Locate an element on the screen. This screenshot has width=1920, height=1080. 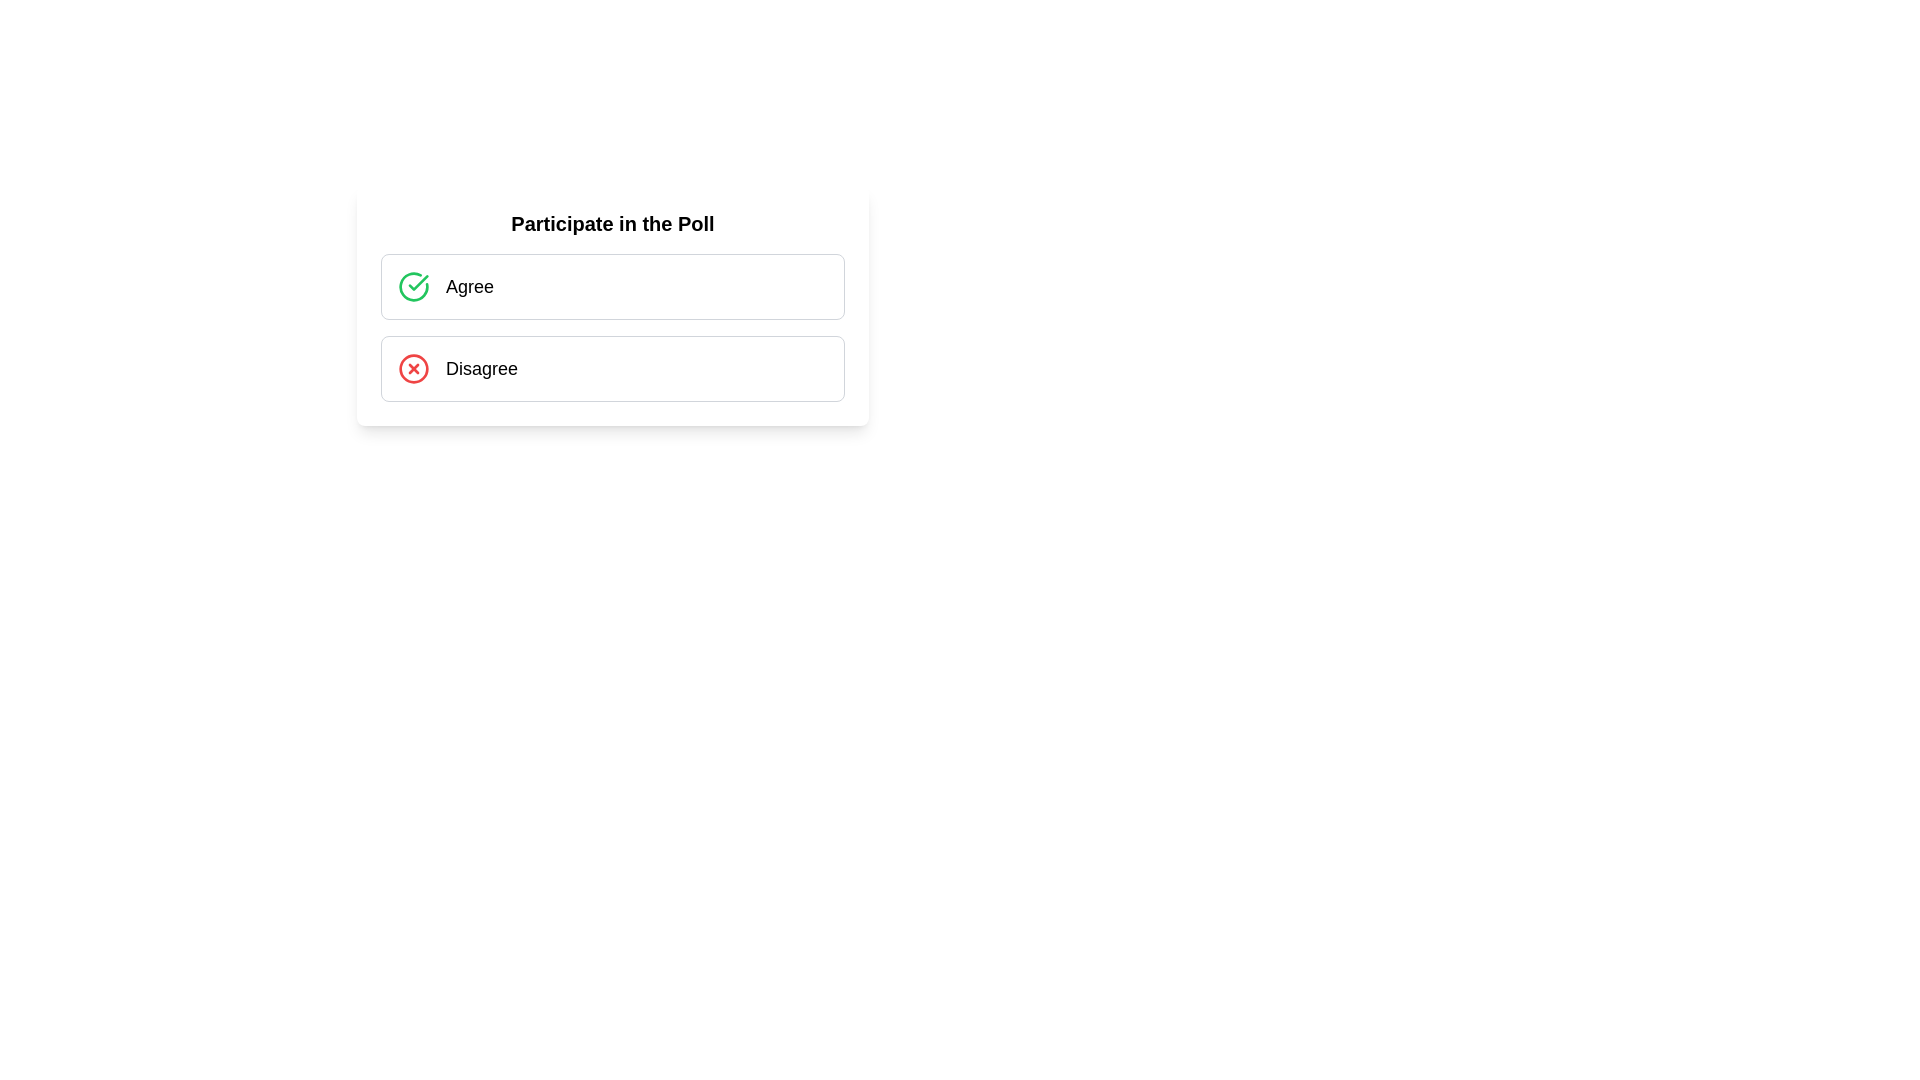
the 'Disagree' text label, which is the second item in a two-option list for a poll or survey, located below the 'Agree' option is located at coordinates (482, 369).